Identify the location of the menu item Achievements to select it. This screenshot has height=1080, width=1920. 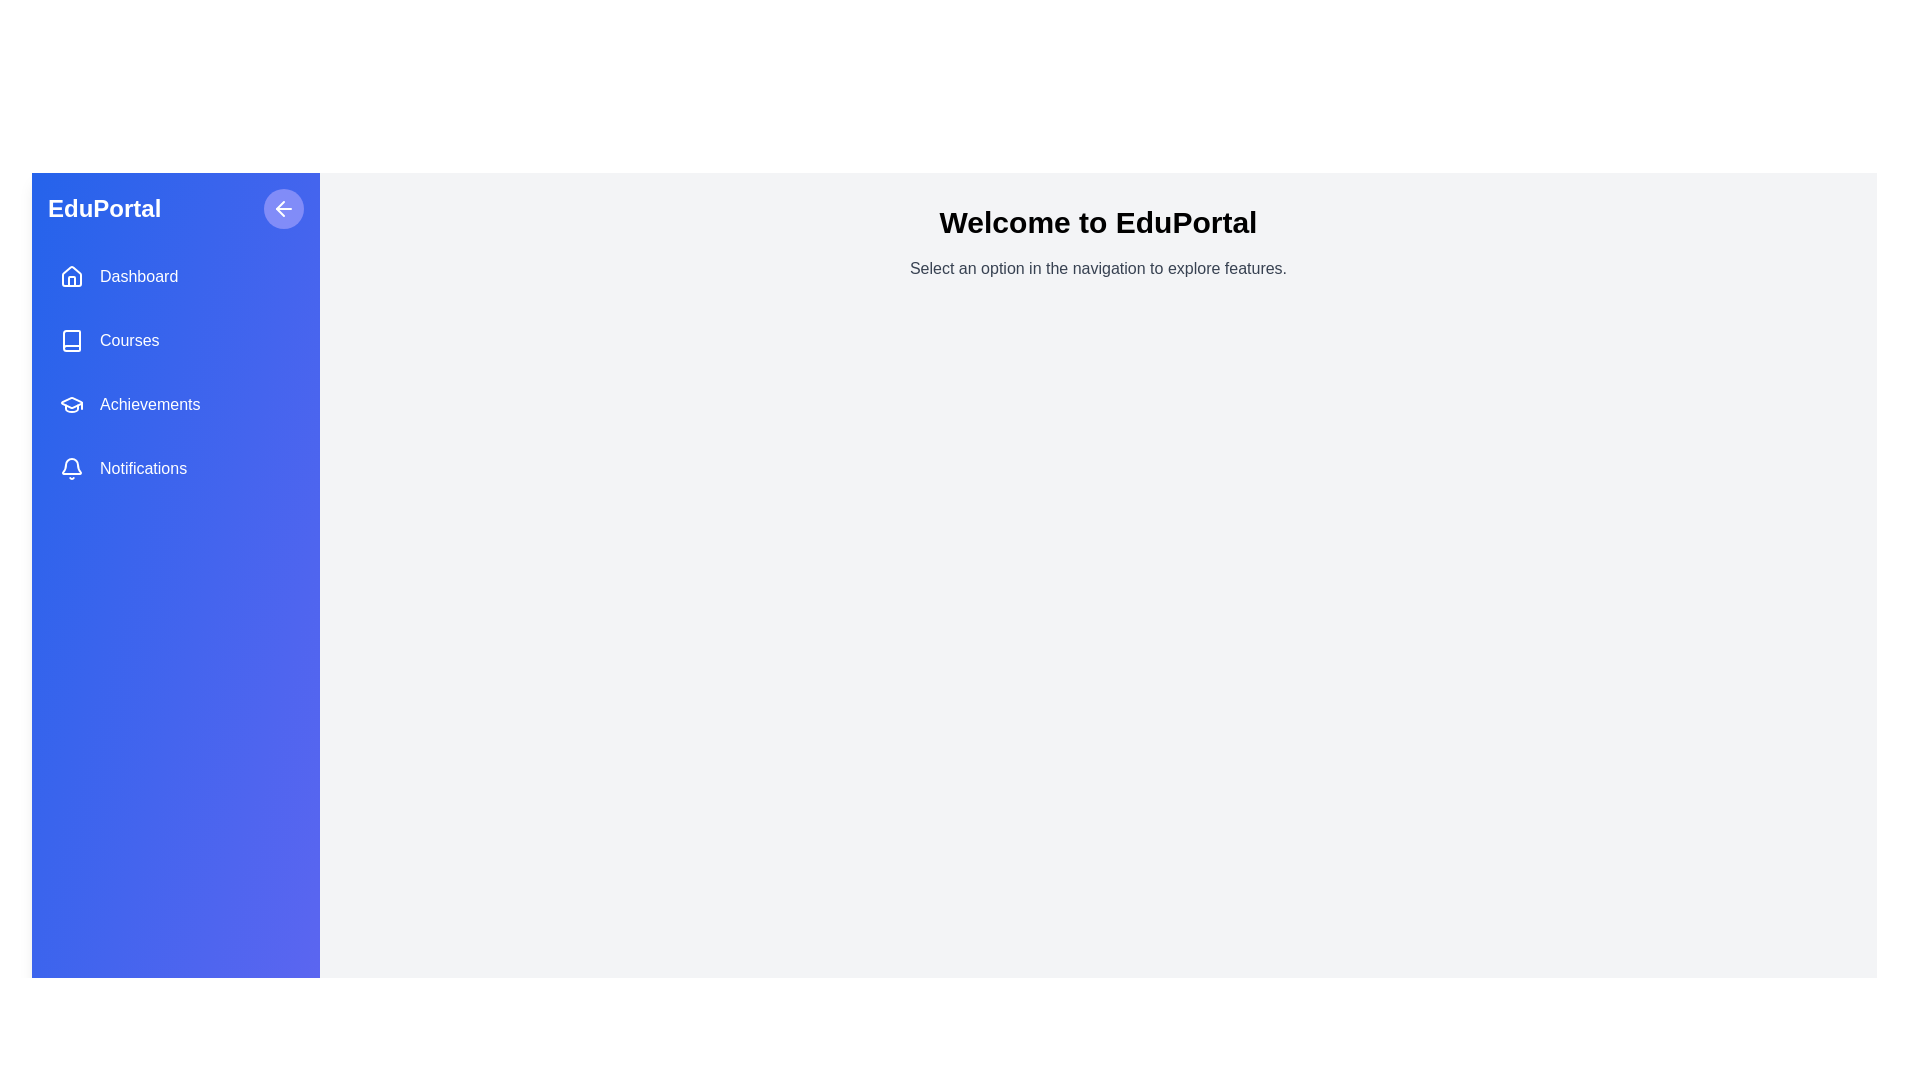
(176, 405).